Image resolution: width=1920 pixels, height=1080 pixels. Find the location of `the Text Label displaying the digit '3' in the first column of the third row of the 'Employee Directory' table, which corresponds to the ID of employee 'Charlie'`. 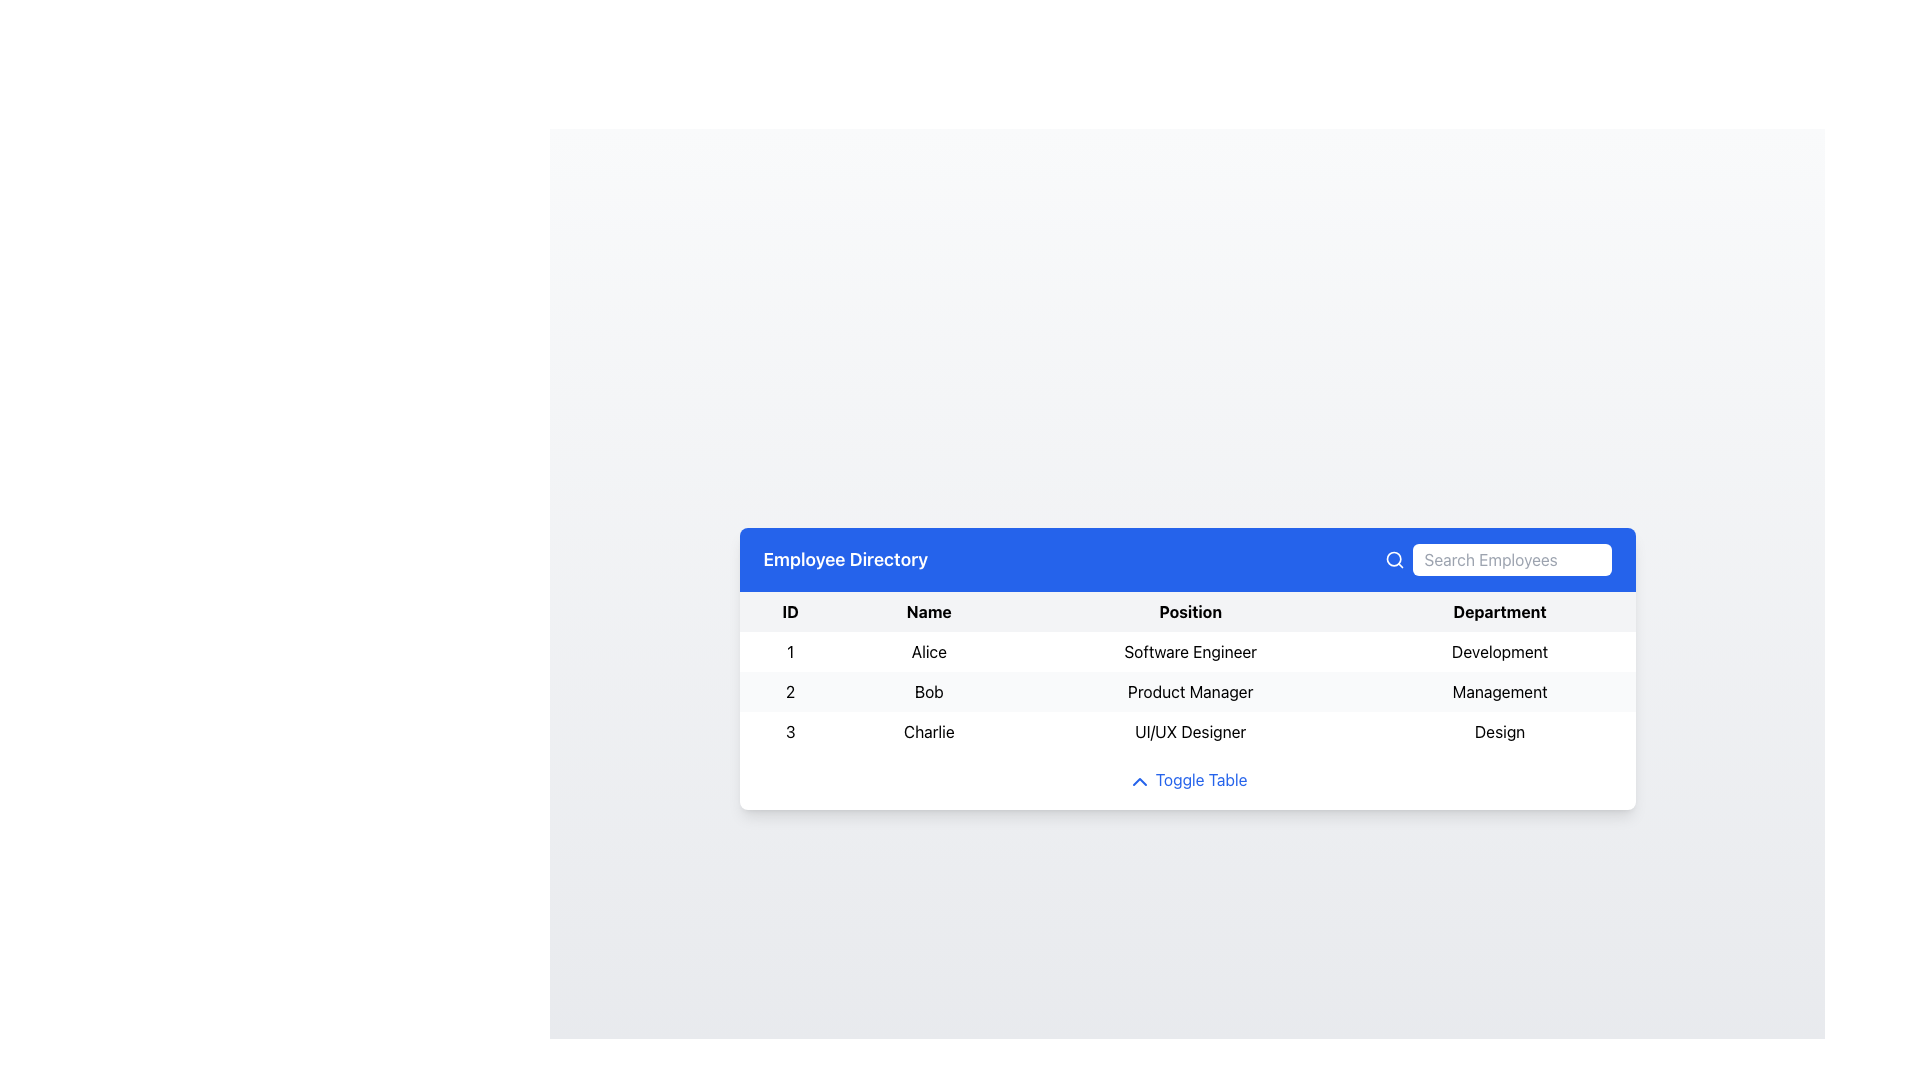

the Text Label displaying the digit '3' in the first column of the third row of the 'Employee Directory' table, which corresponds to the ID of employee 'Charlie' is located at coordinates (789, 732).